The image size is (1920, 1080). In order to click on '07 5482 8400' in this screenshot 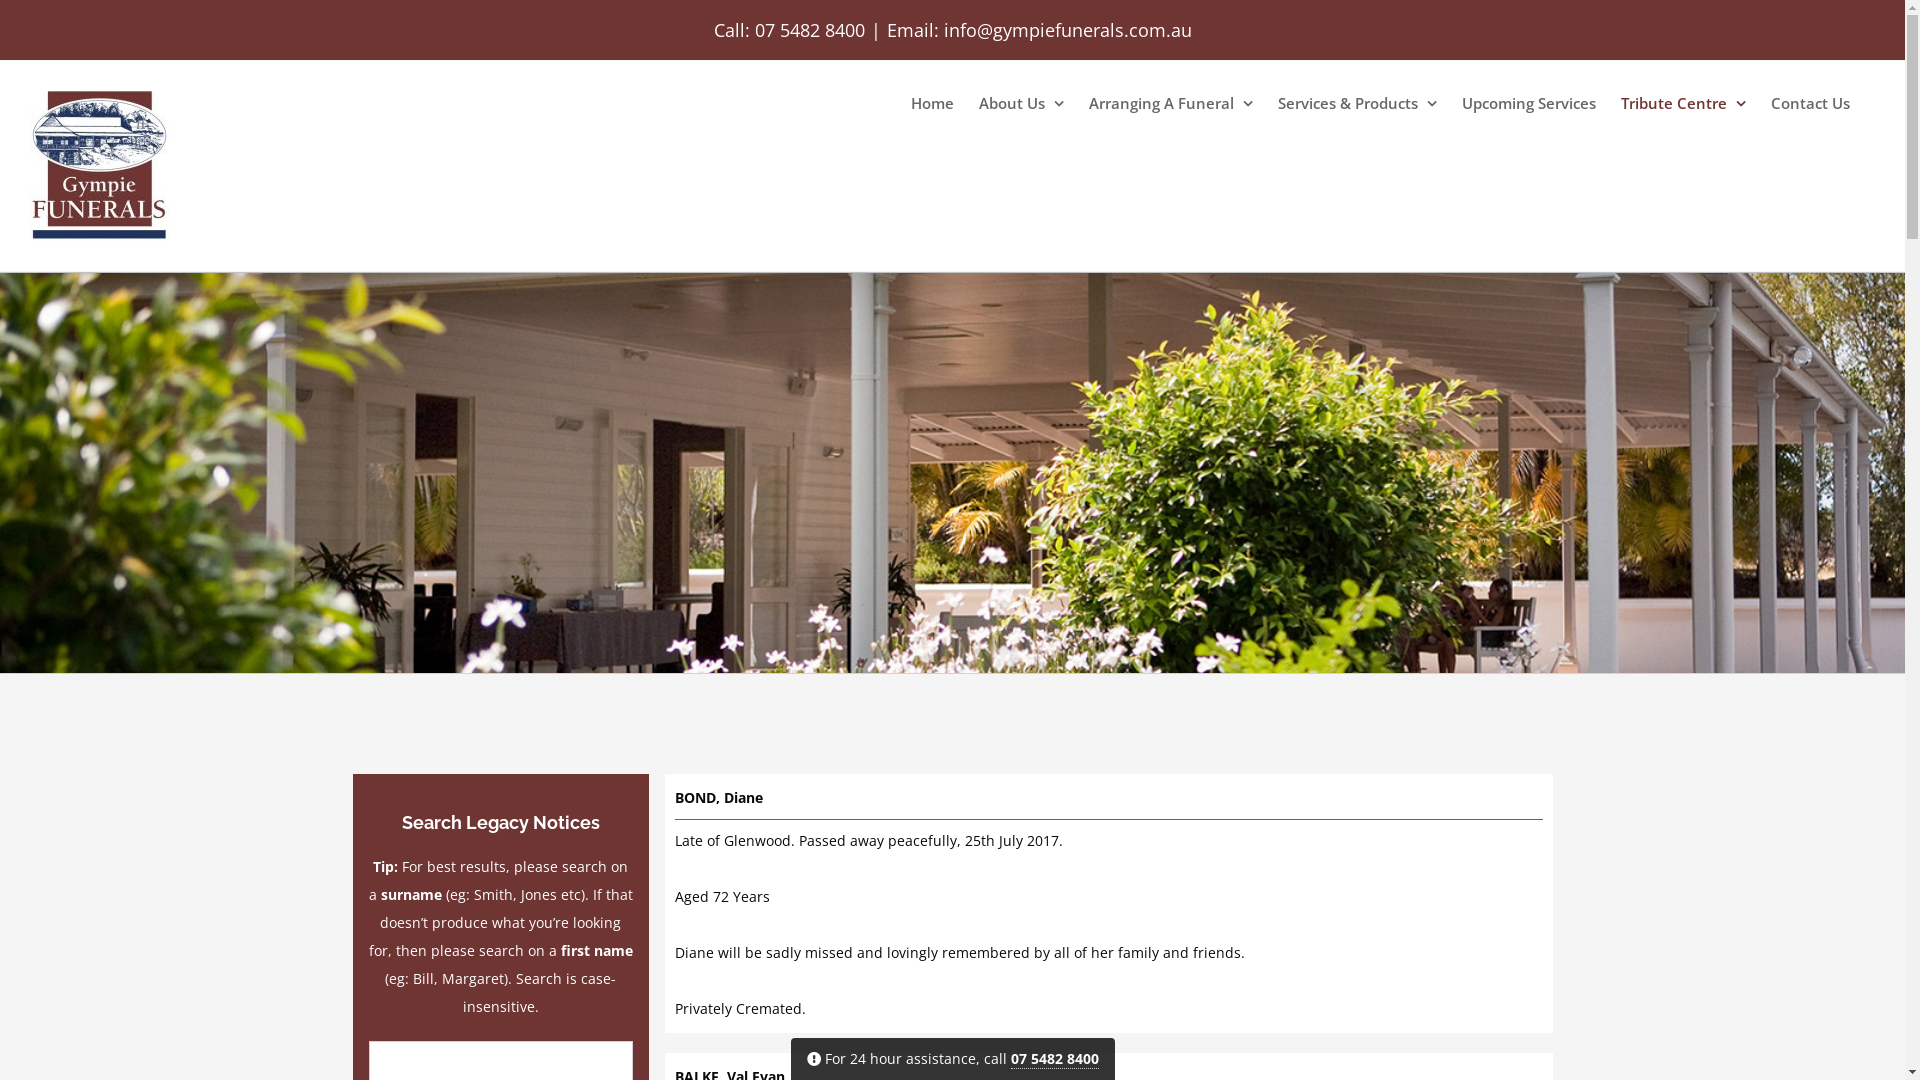, I will do `click(1053, 1058)`.